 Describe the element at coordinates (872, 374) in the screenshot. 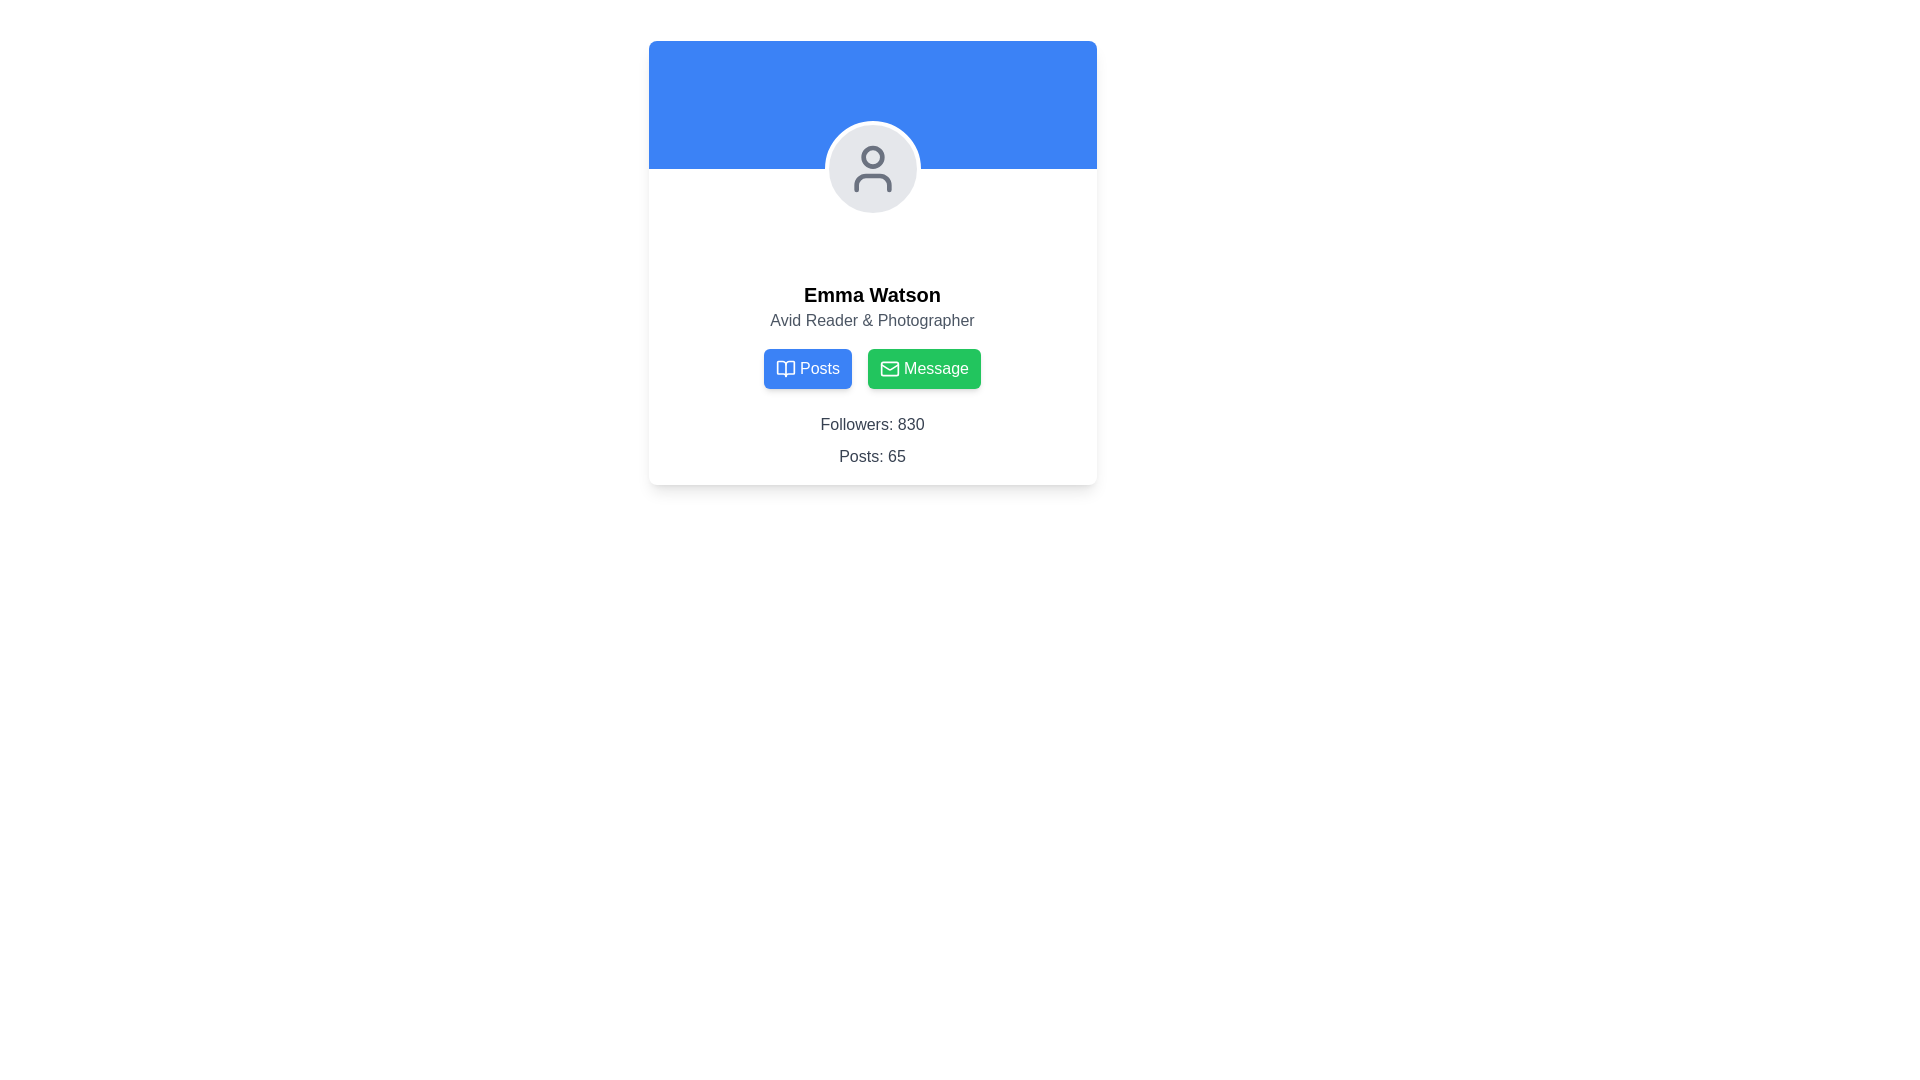

I see `the buttons within the Profile Information Section, which displays the user's profile information and quick actions for interaction, located at the lower portion of the card` at that location.